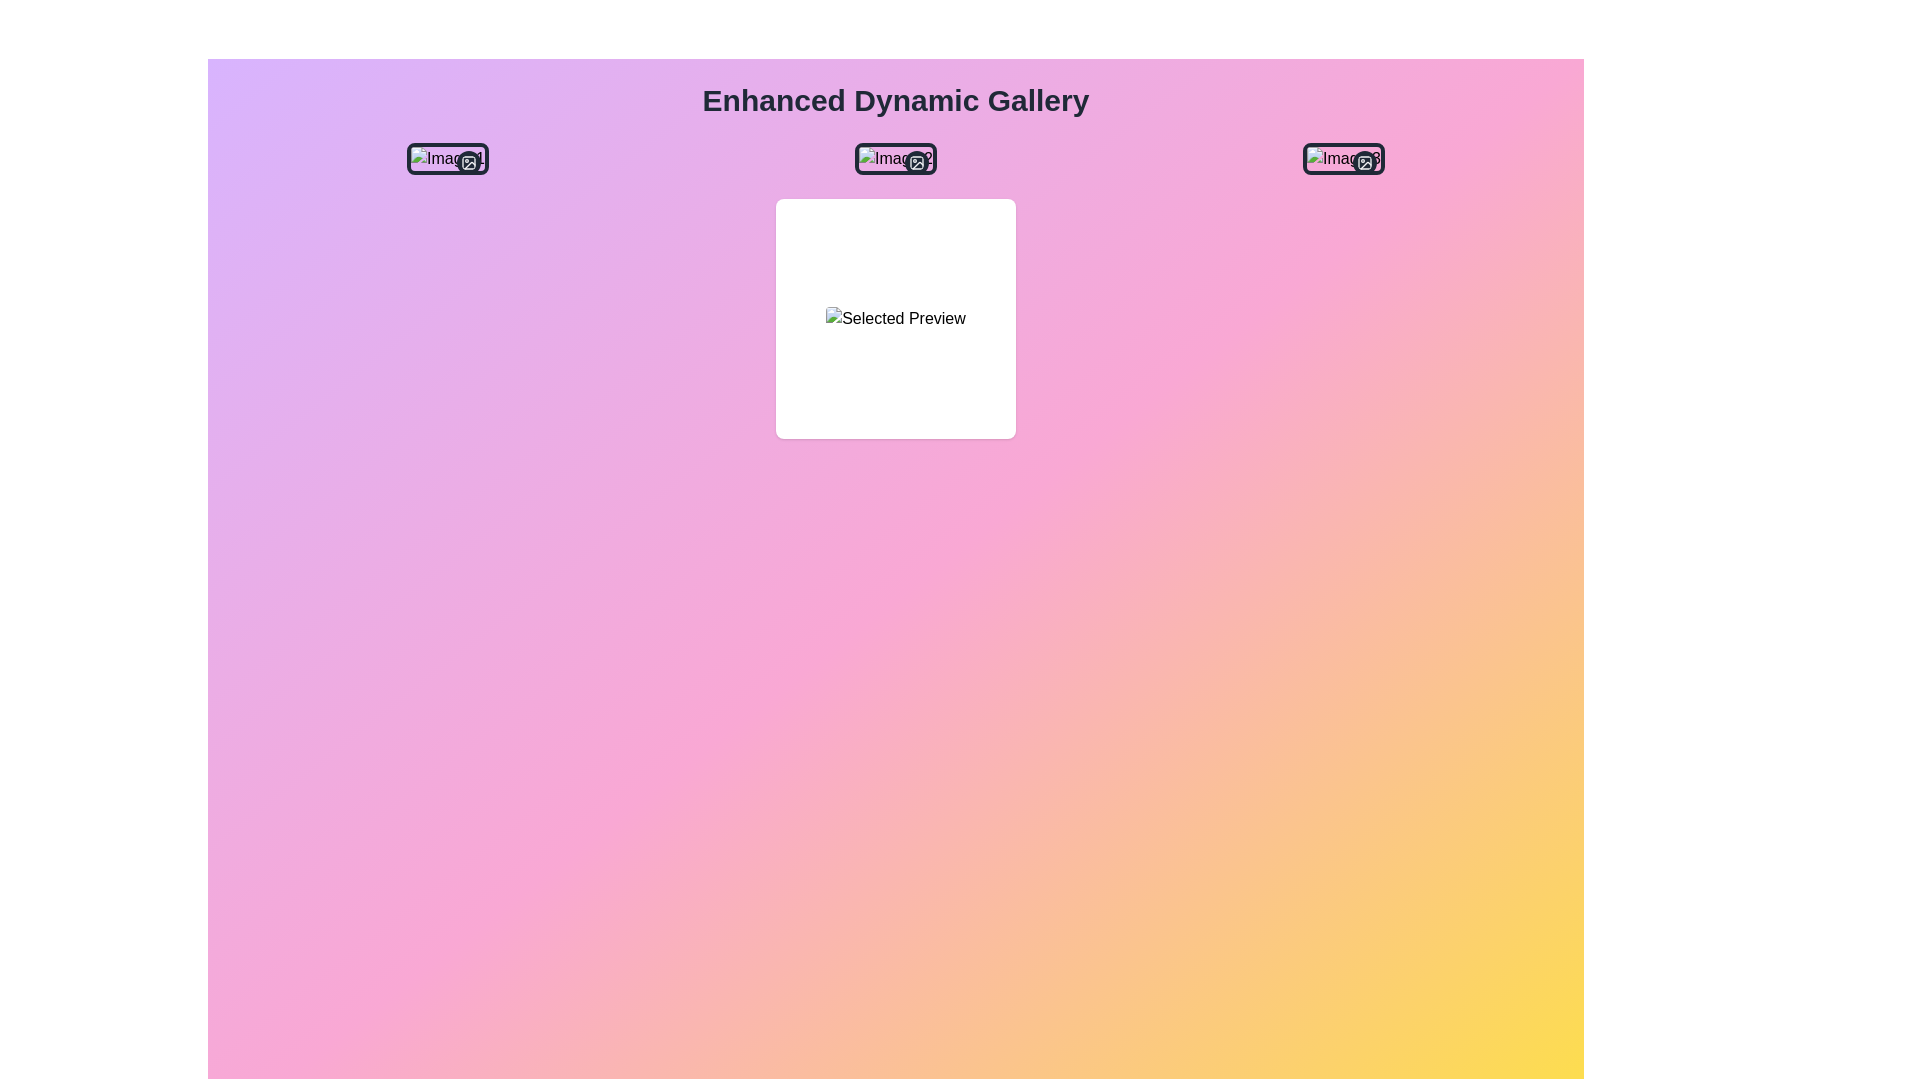 The width and height of the screenshot is (1920, 1080). I want to click on the circular icon located at the top-right of the adjacent rectangular image with rounded corners to interact with it, so click(1363, 161).